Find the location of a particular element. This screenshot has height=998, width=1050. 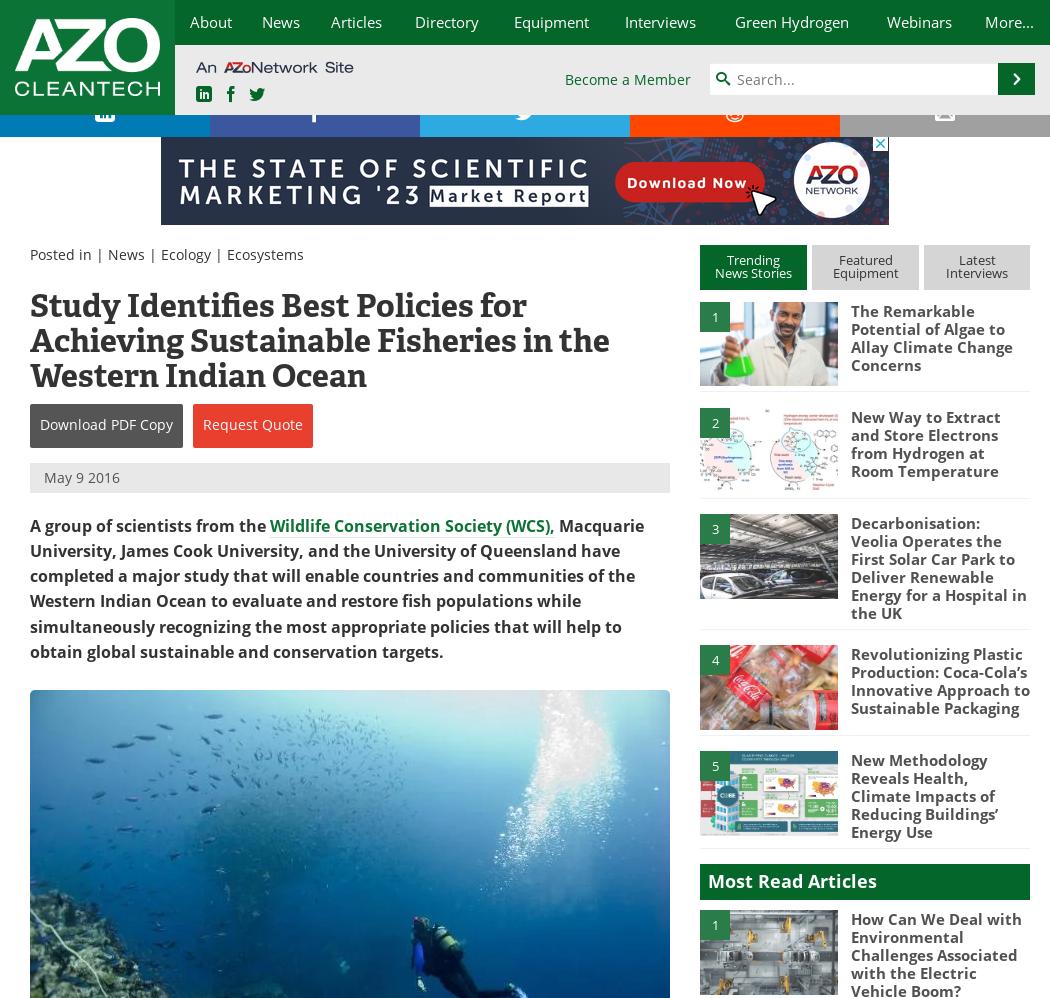

'Directory' is located at coordinates (445, 21).